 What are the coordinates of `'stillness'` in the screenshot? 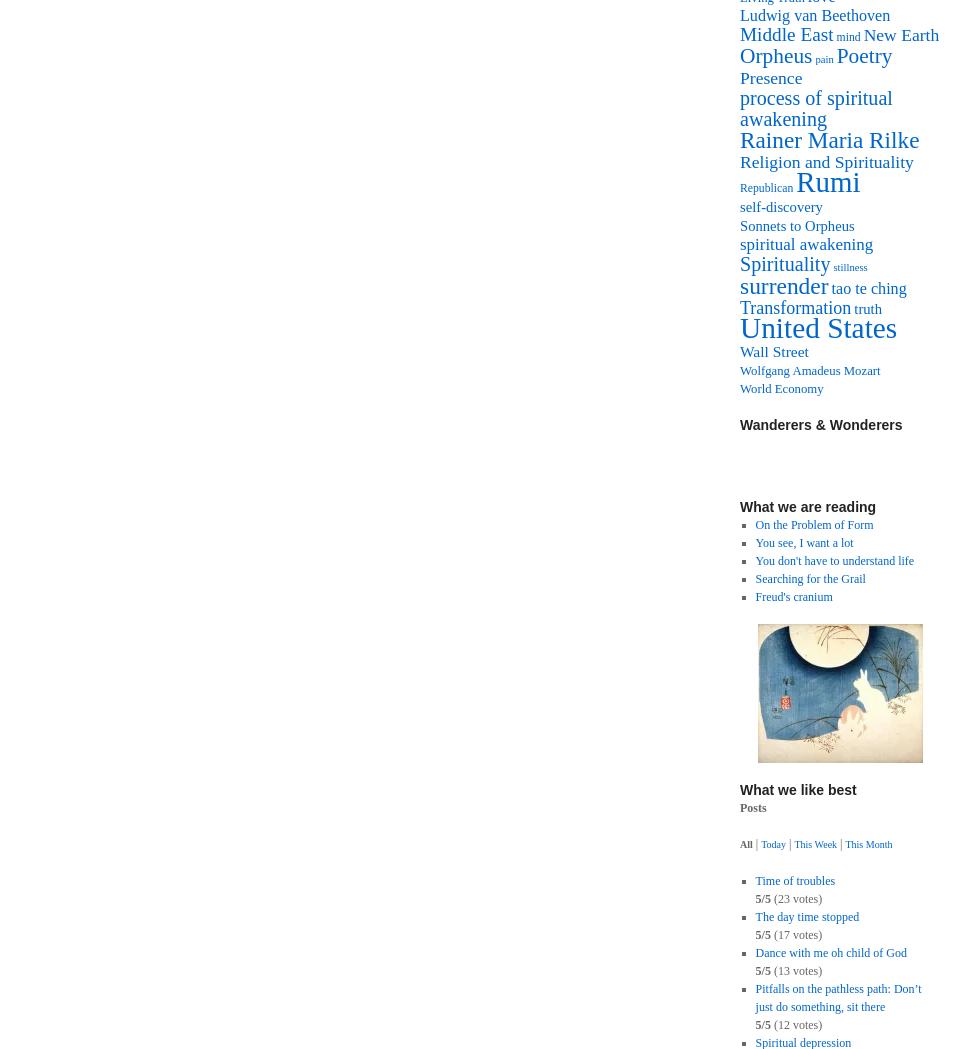 It's located at (849, 266).